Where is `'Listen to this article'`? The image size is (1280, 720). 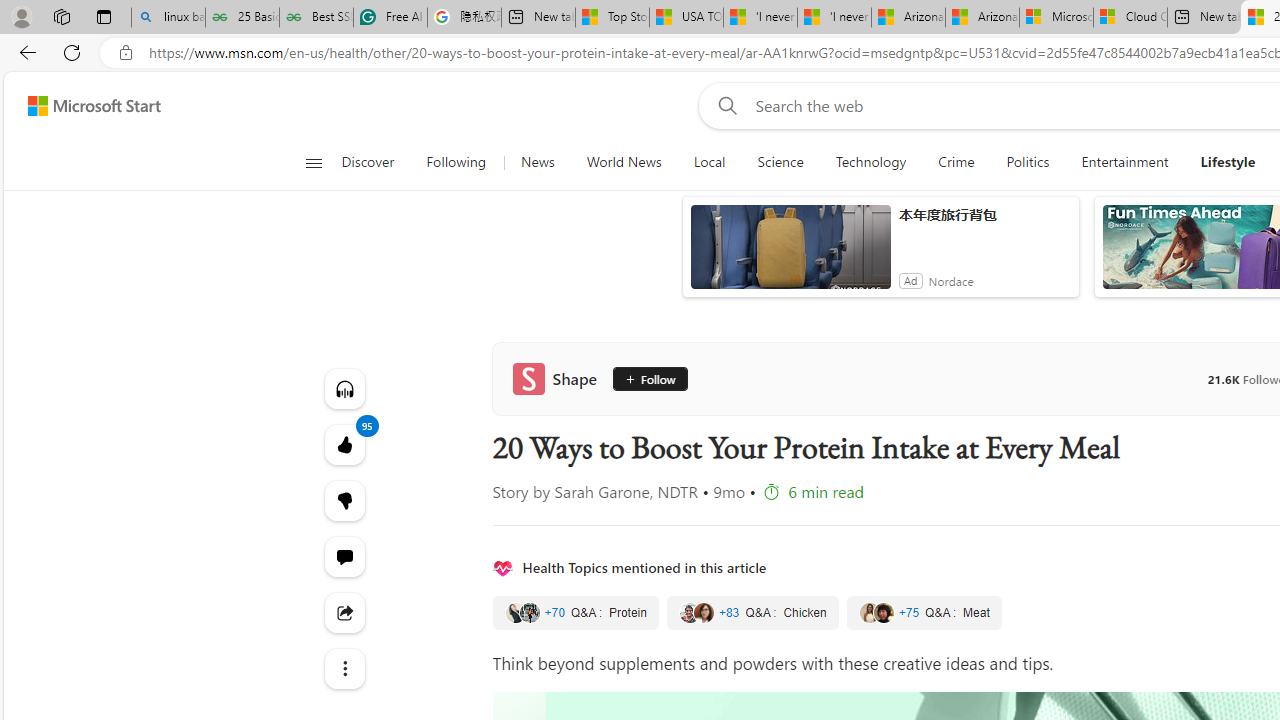 'Listen to this article' is located at coordinates (344, 388).